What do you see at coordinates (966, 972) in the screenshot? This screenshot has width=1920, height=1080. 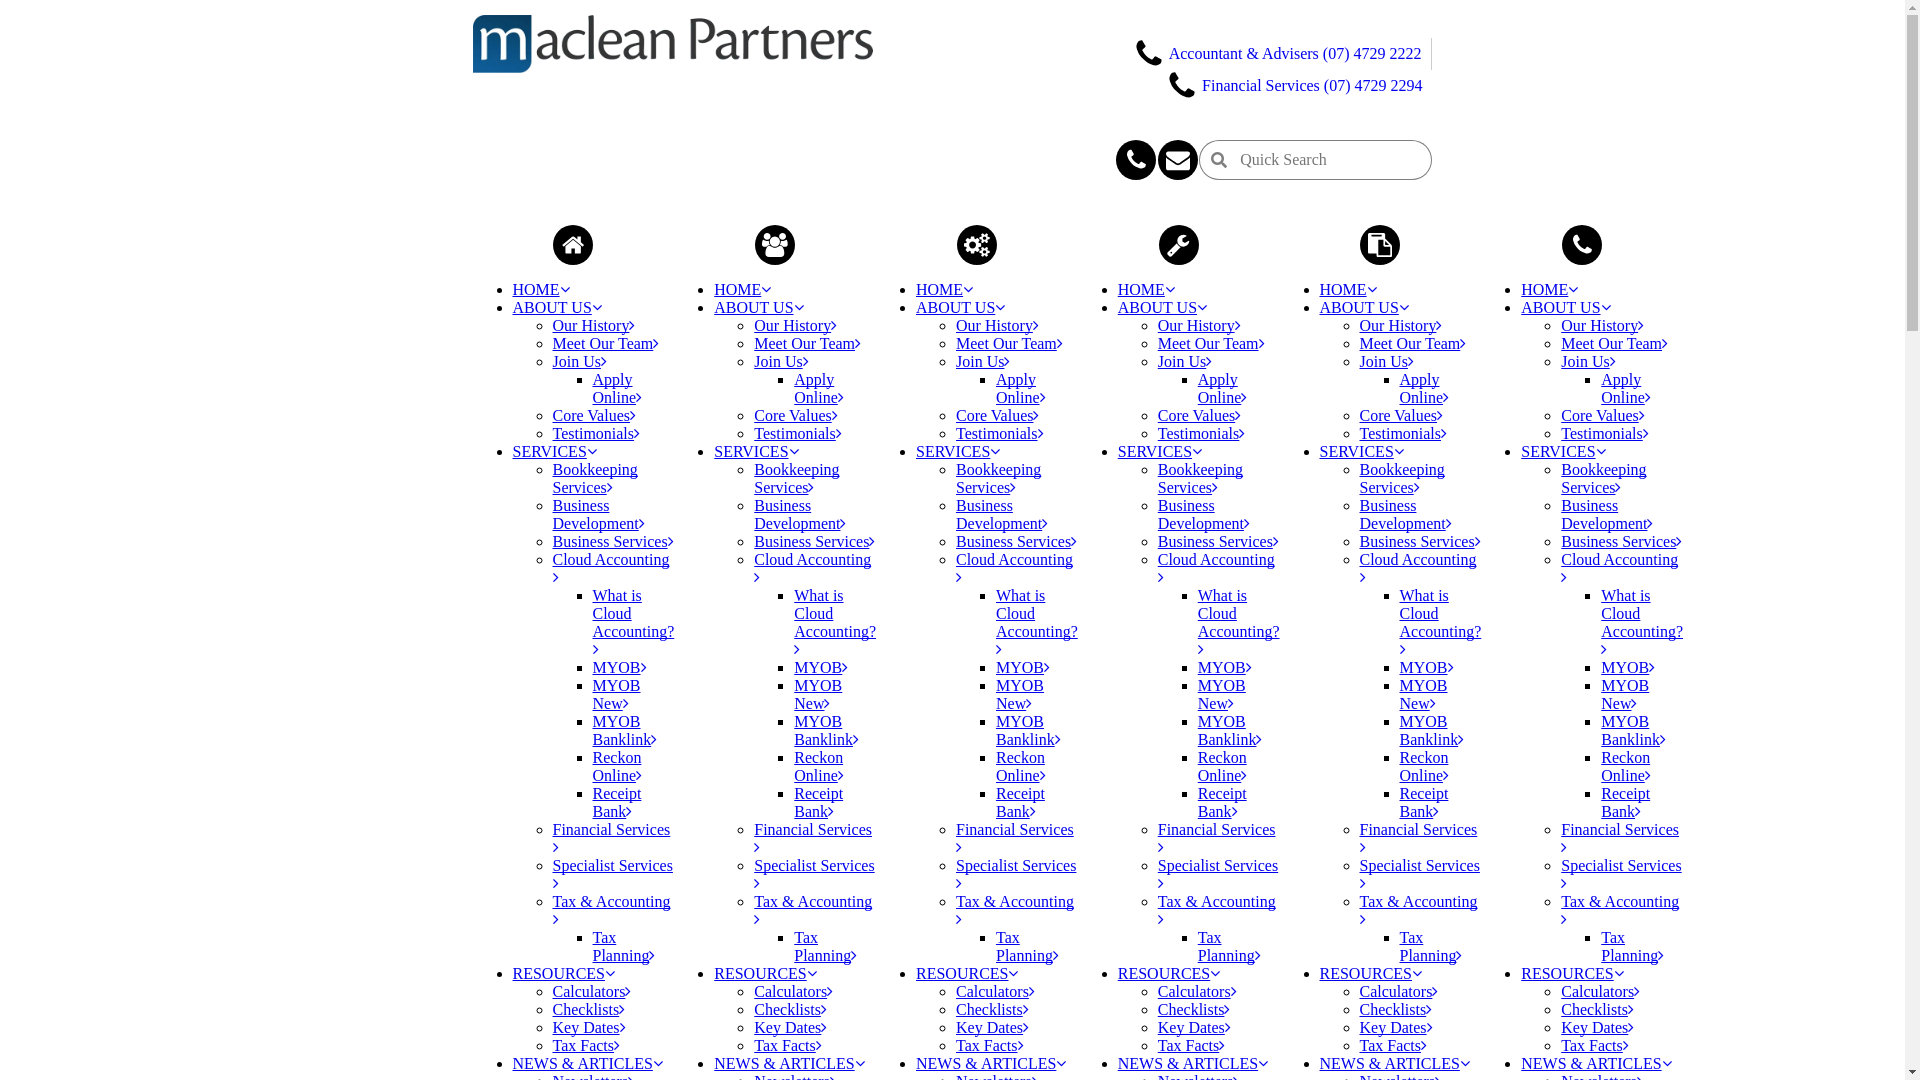 I see `'RESOURCES'` at bounding box center [966, 972].